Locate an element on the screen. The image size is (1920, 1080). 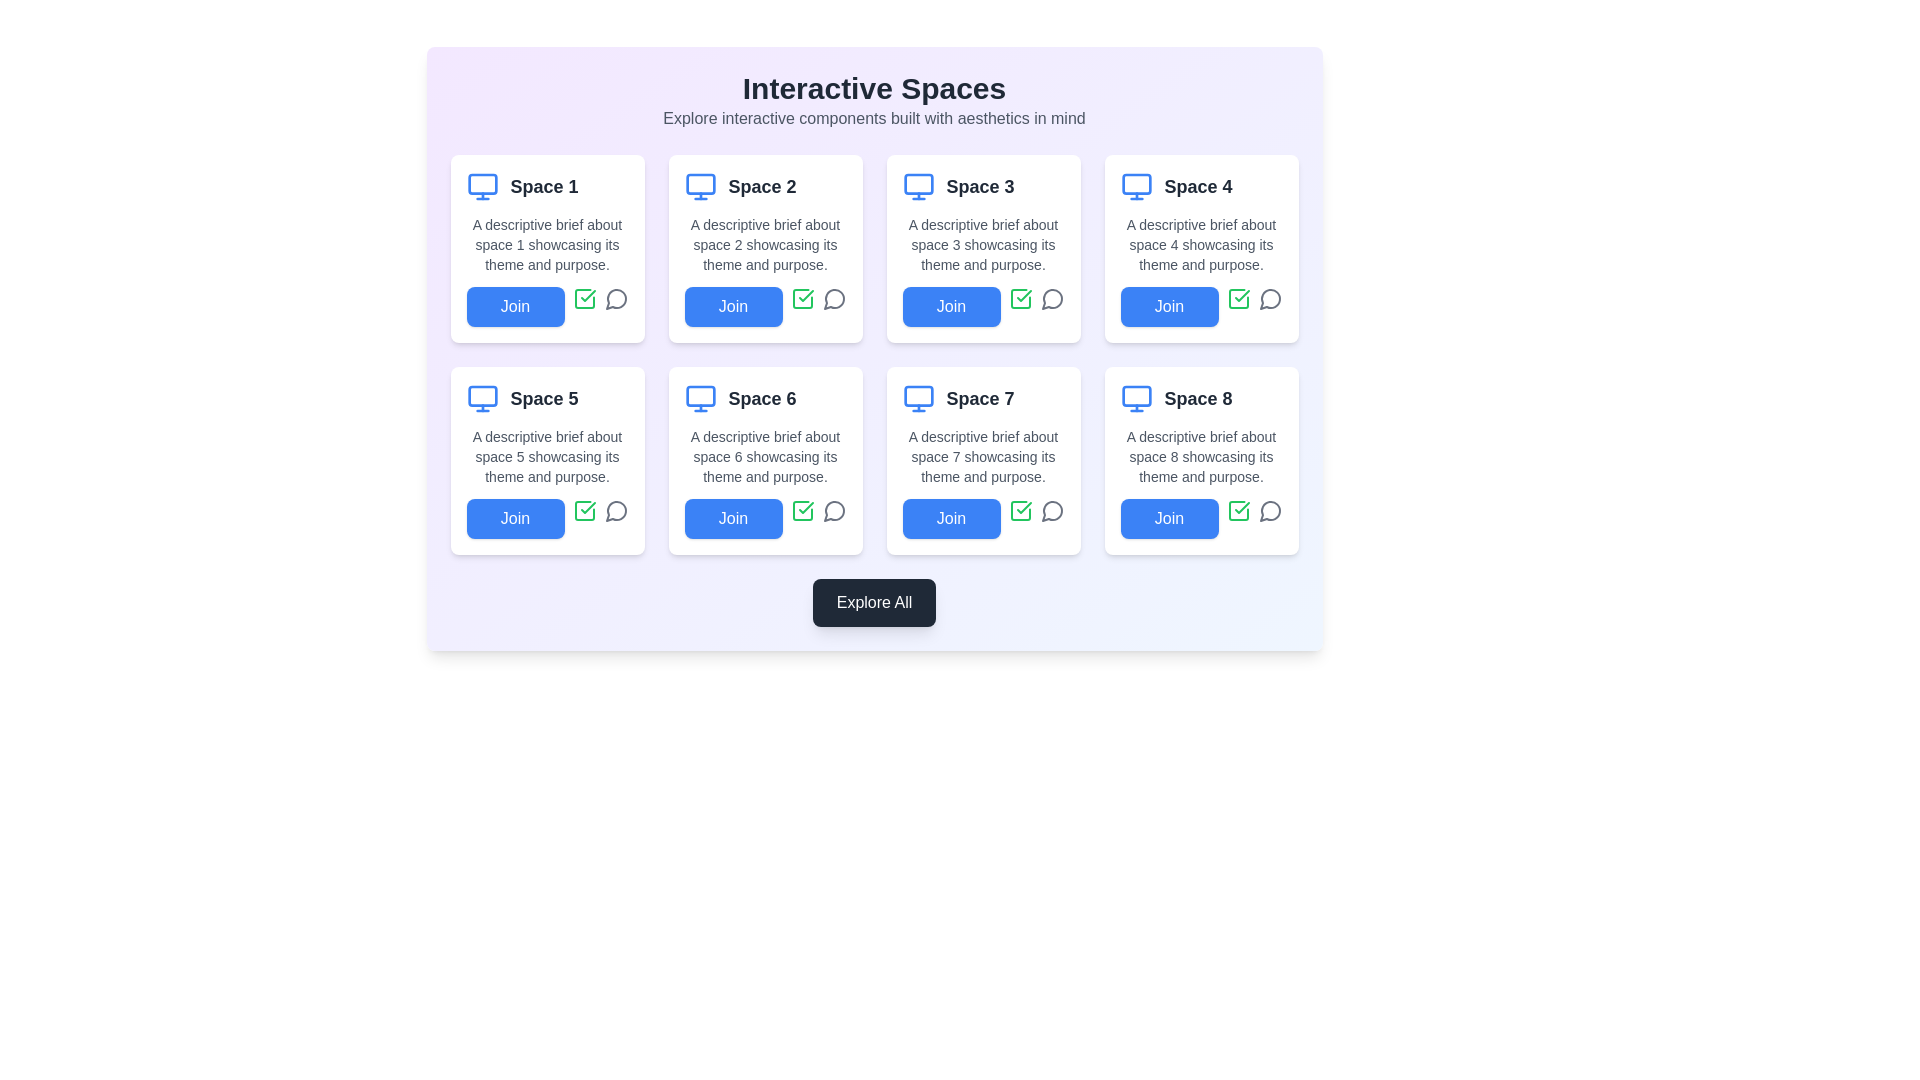
description of the card labeled 'Space 6', located in the second row and second column of the grid layout is located at coordinates (764, 461).